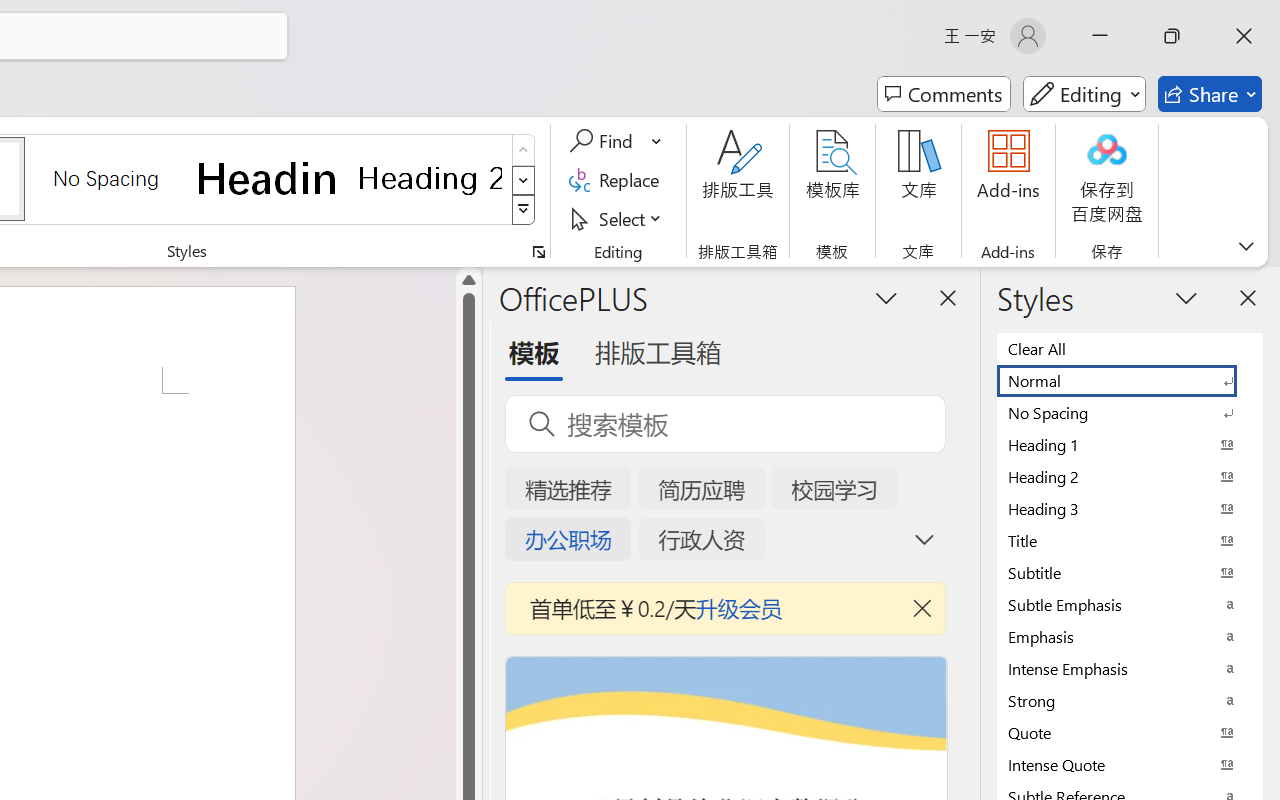 The image size is (1280, 800). Describe the element at coordinates (616, 179) in the screenshot. I see `'Replace...'` at that location.